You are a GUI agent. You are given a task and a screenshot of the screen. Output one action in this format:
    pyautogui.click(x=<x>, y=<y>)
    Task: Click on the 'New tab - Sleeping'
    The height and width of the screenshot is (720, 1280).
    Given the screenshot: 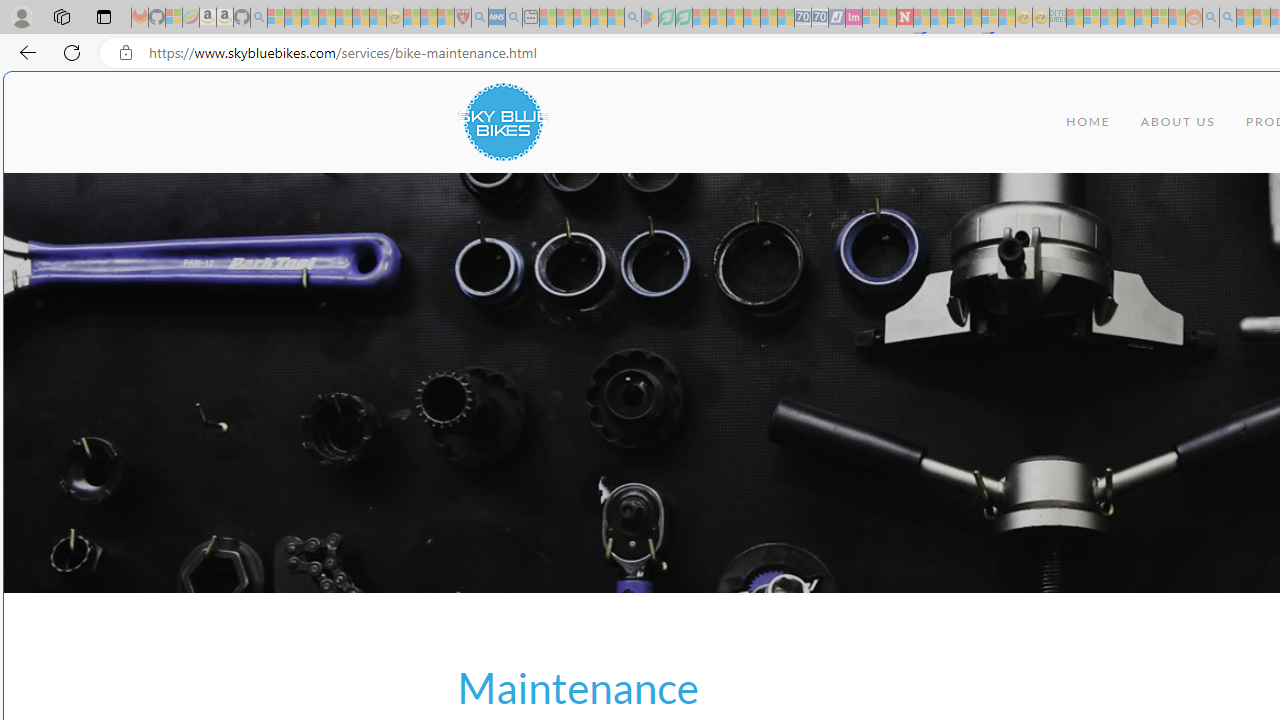 What is the action you would take?
    pyautogui.click(x=531, y=17)
    